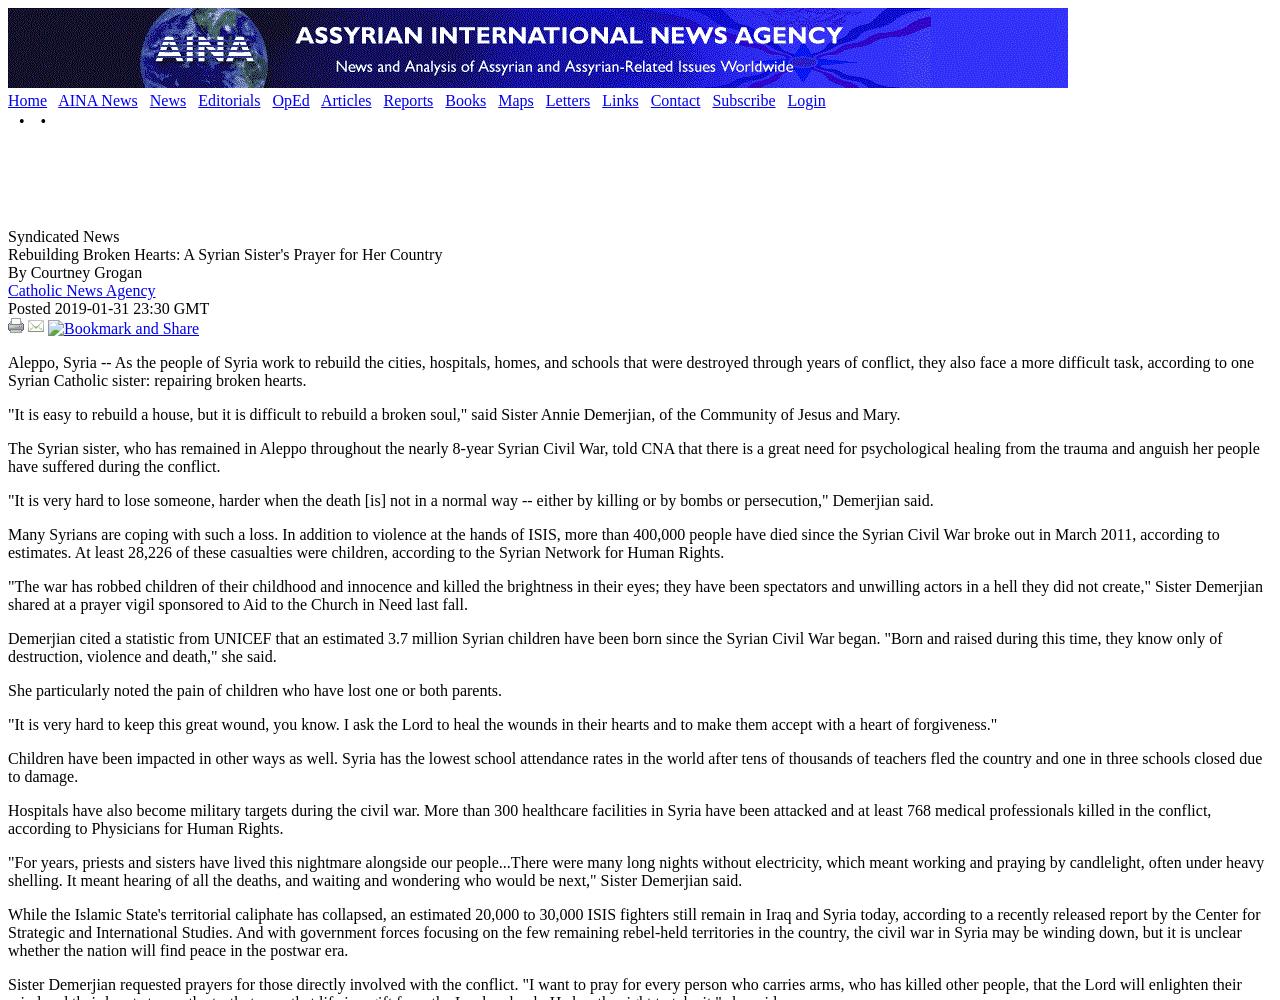 This screenshot has width=1280, height=1000. Describe the element at coordinates (75, 272) in the screenshot. I see `'By Courtney Grogan'` at that location.